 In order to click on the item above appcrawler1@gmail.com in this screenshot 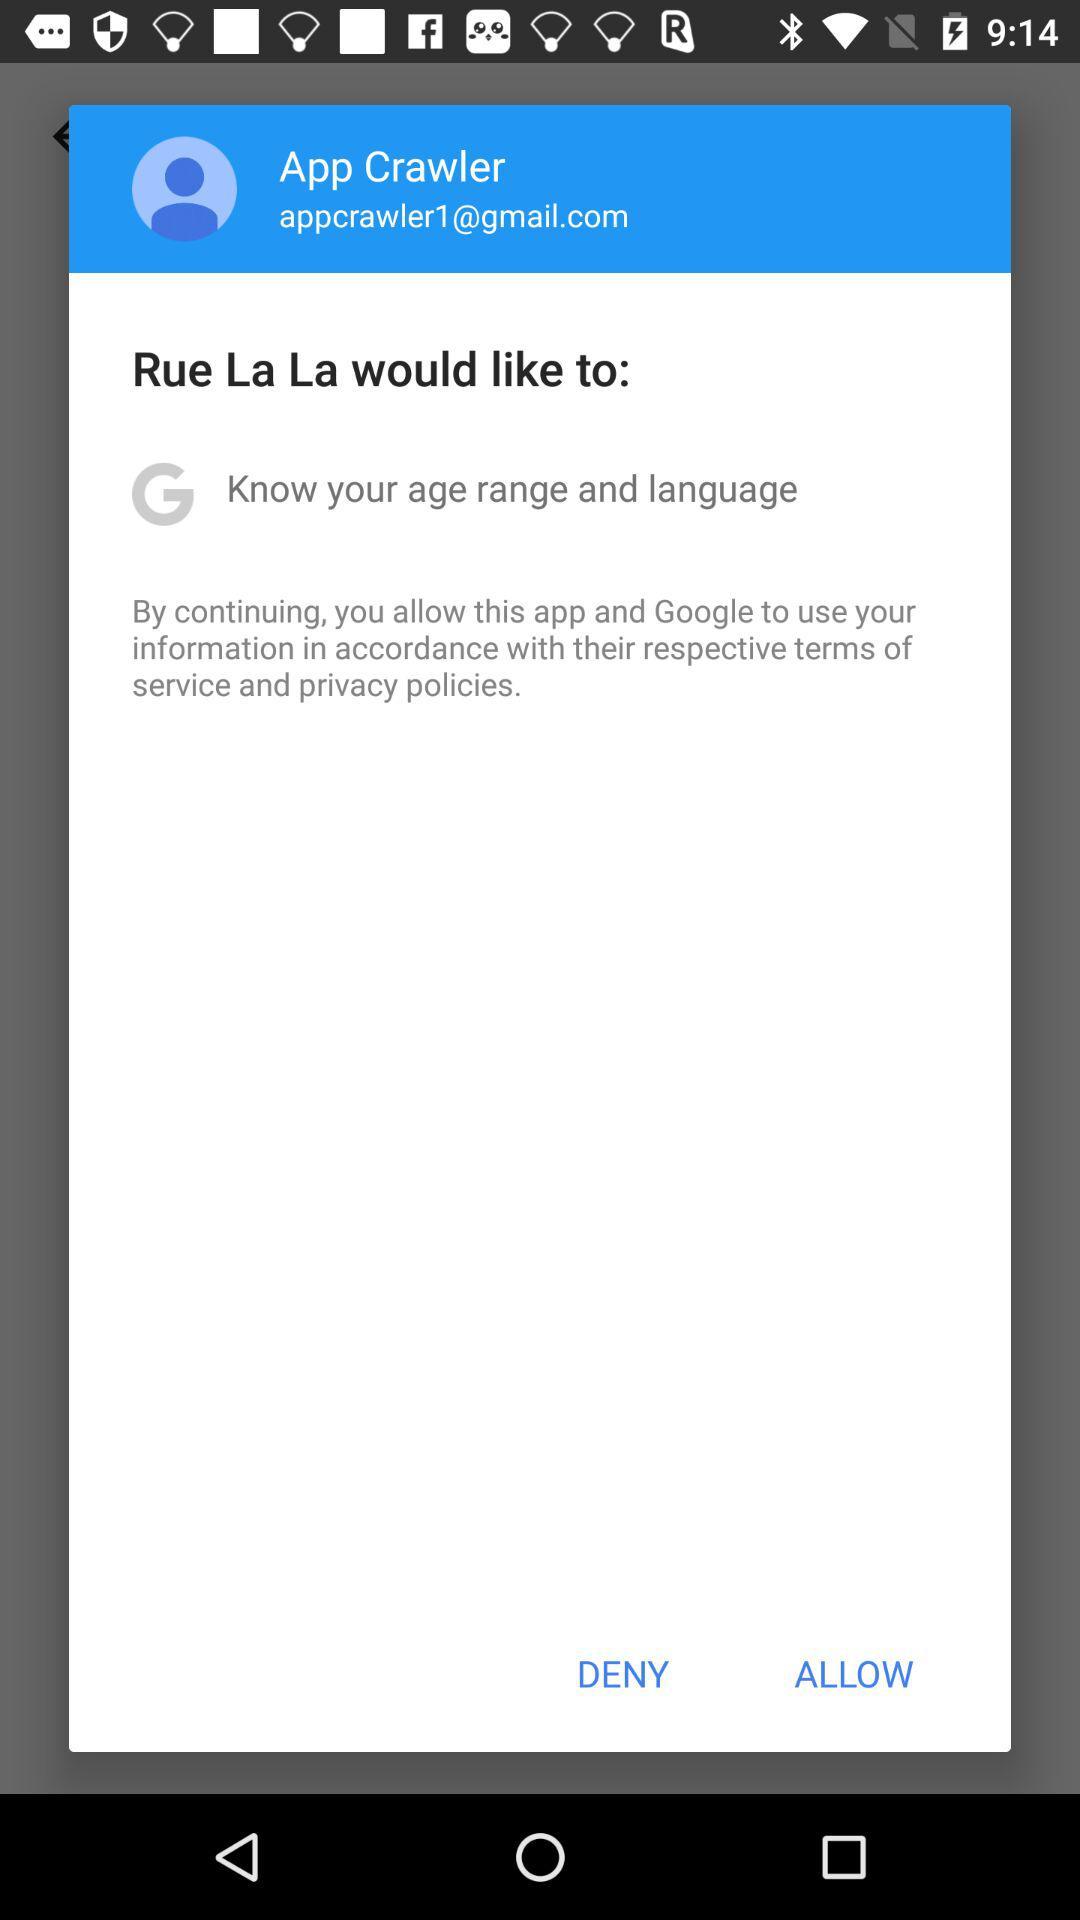, I will do `click(392, 164)`.